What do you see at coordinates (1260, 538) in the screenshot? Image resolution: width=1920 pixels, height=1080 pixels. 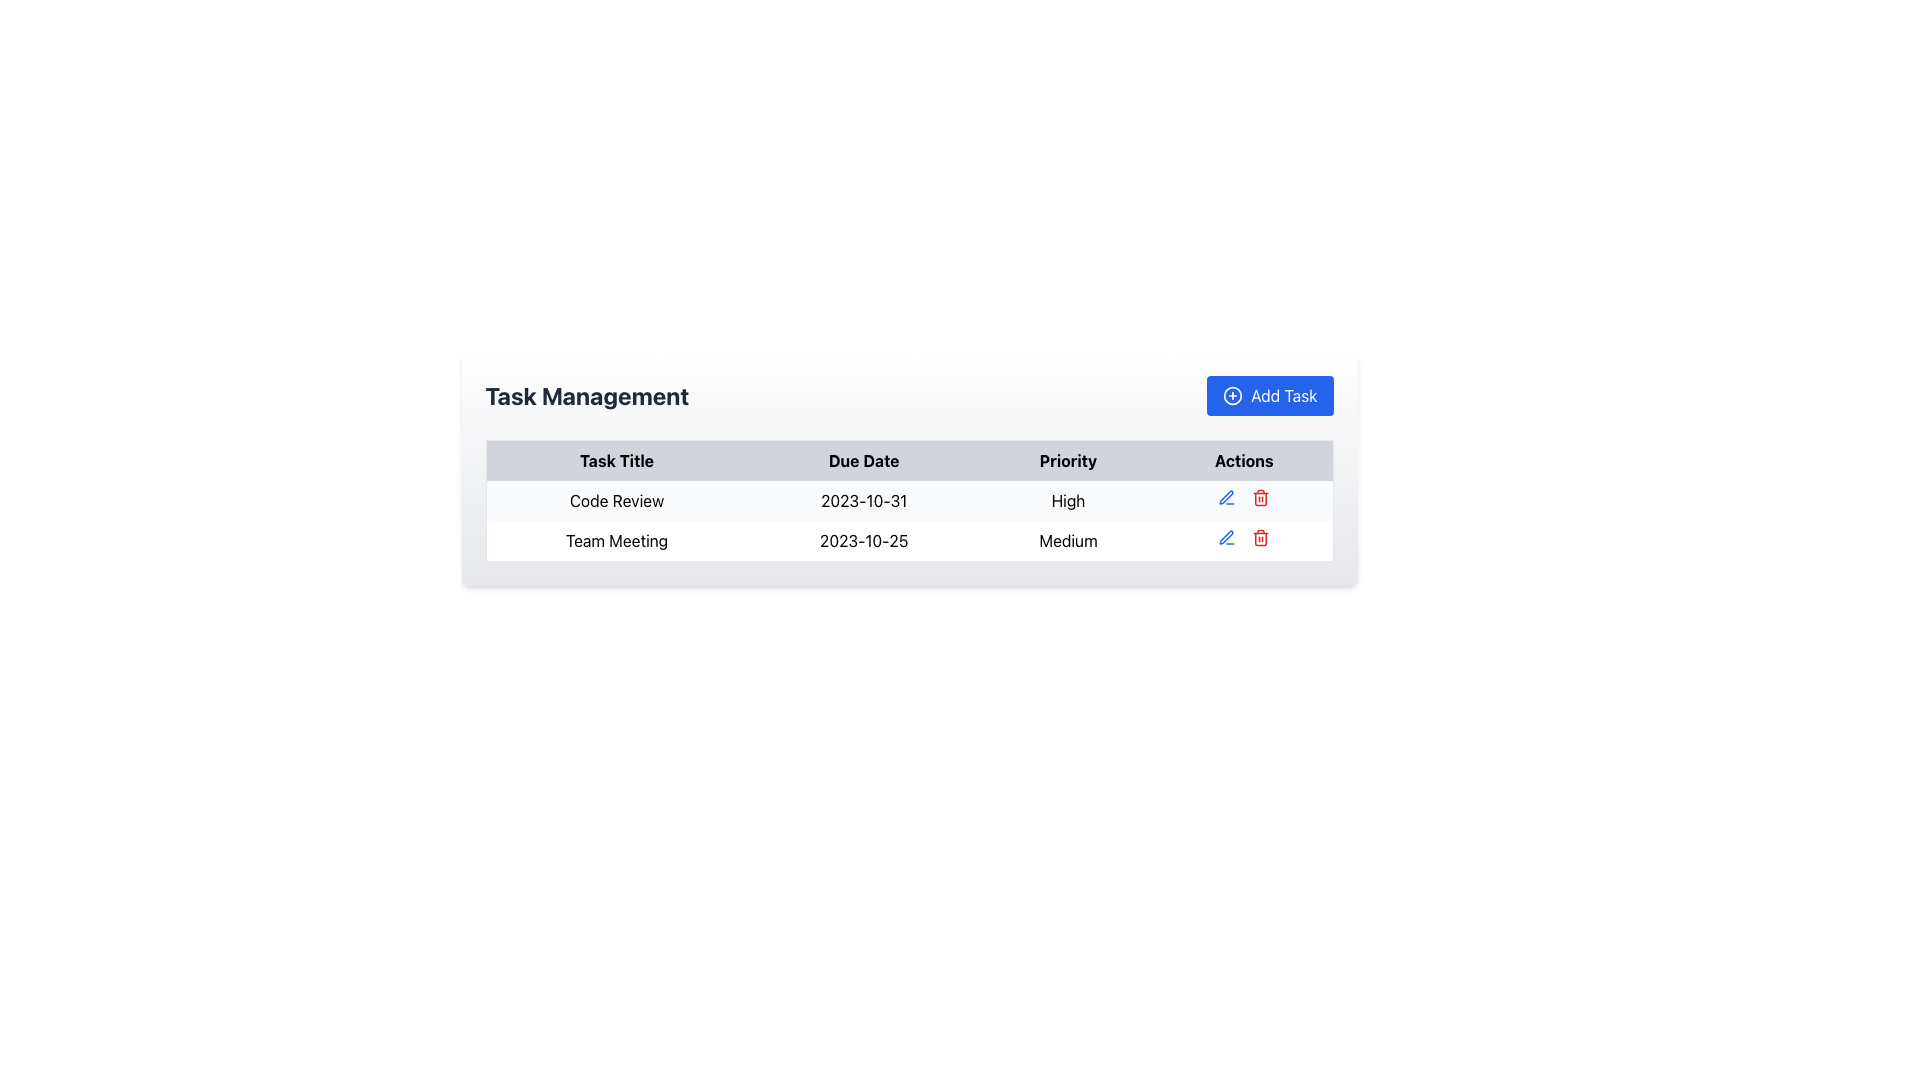 I see `the vertical rounded body of the trash can icon located in the 'Actions' column of the second row for the 'Team Meeting' task` at bounding box center [1260, 538].